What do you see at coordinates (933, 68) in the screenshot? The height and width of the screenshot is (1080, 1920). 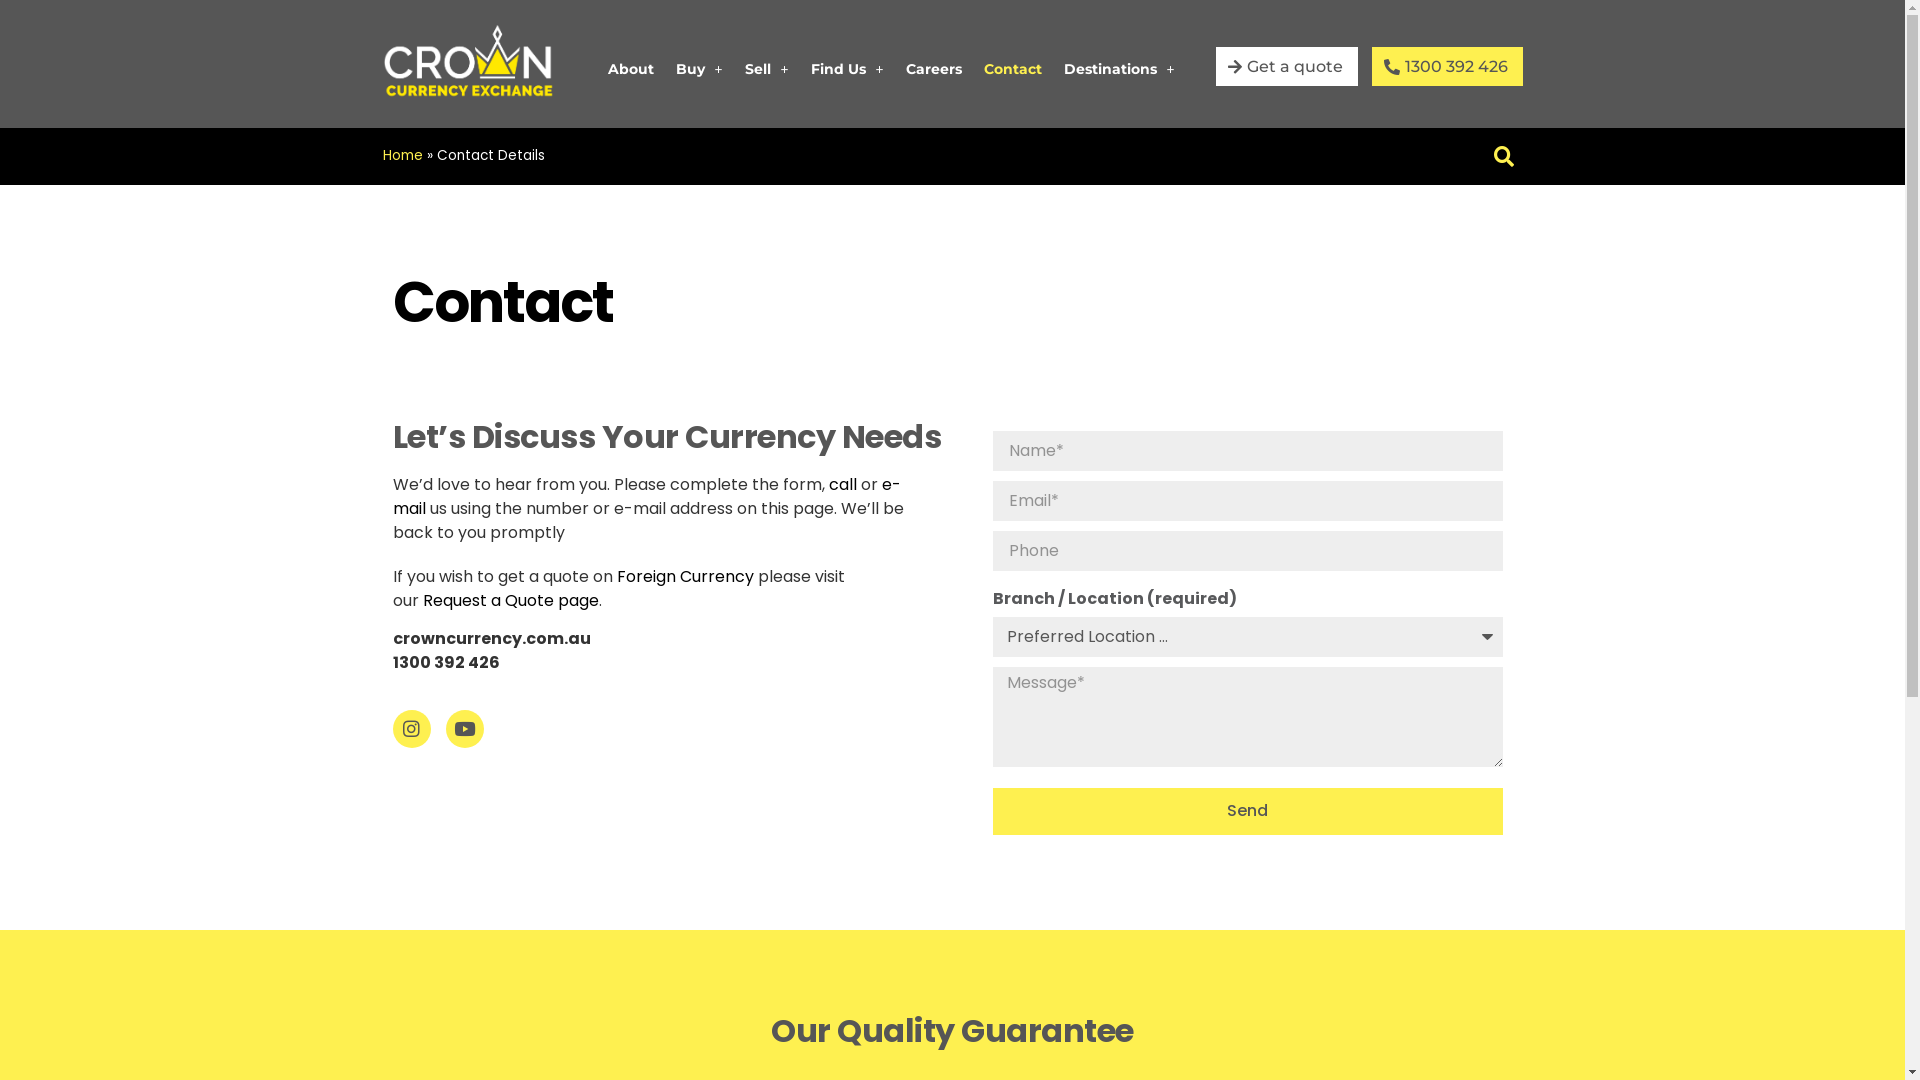 I see `'Careers'` at bounding box center [933, 68].